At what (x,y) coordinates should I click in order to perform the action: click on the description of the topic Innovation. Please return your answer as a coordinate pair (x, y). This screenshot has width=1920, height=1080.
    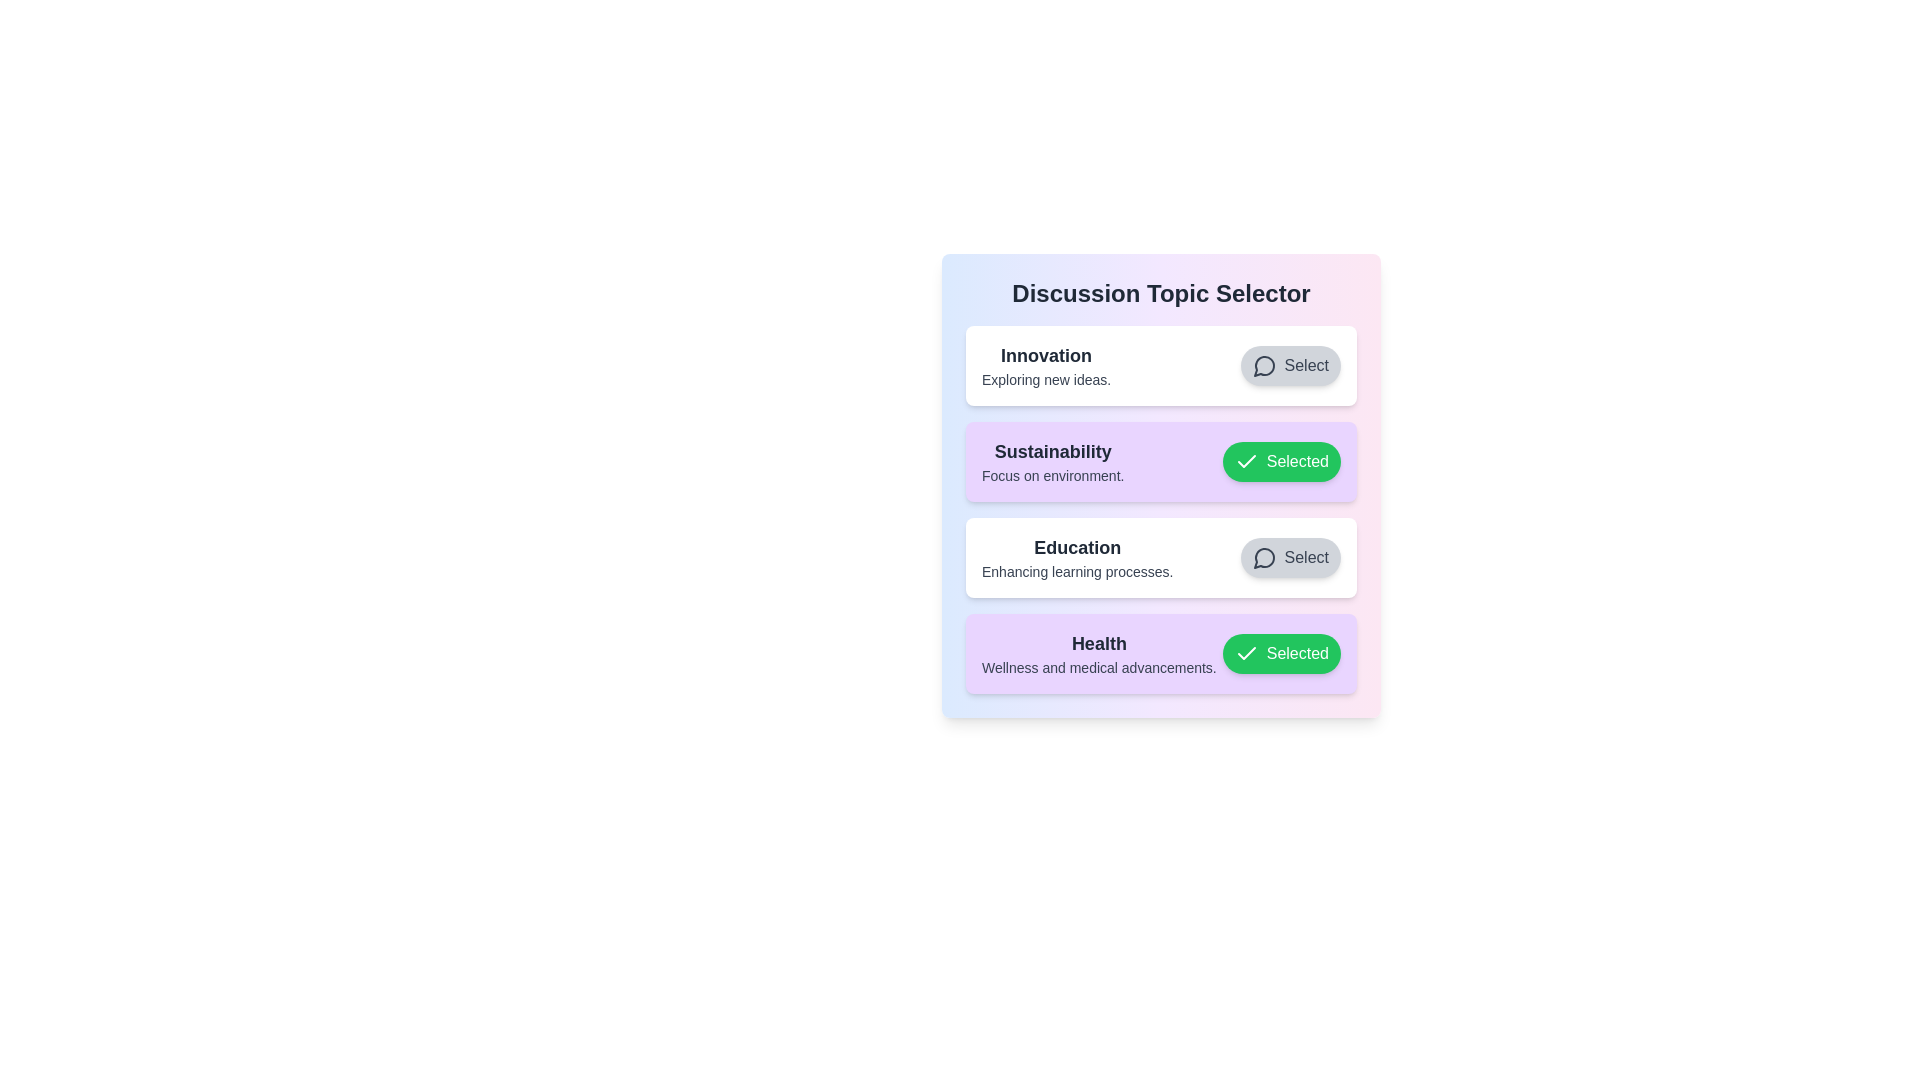
    Looking at the image, I should click on (1045, 366).